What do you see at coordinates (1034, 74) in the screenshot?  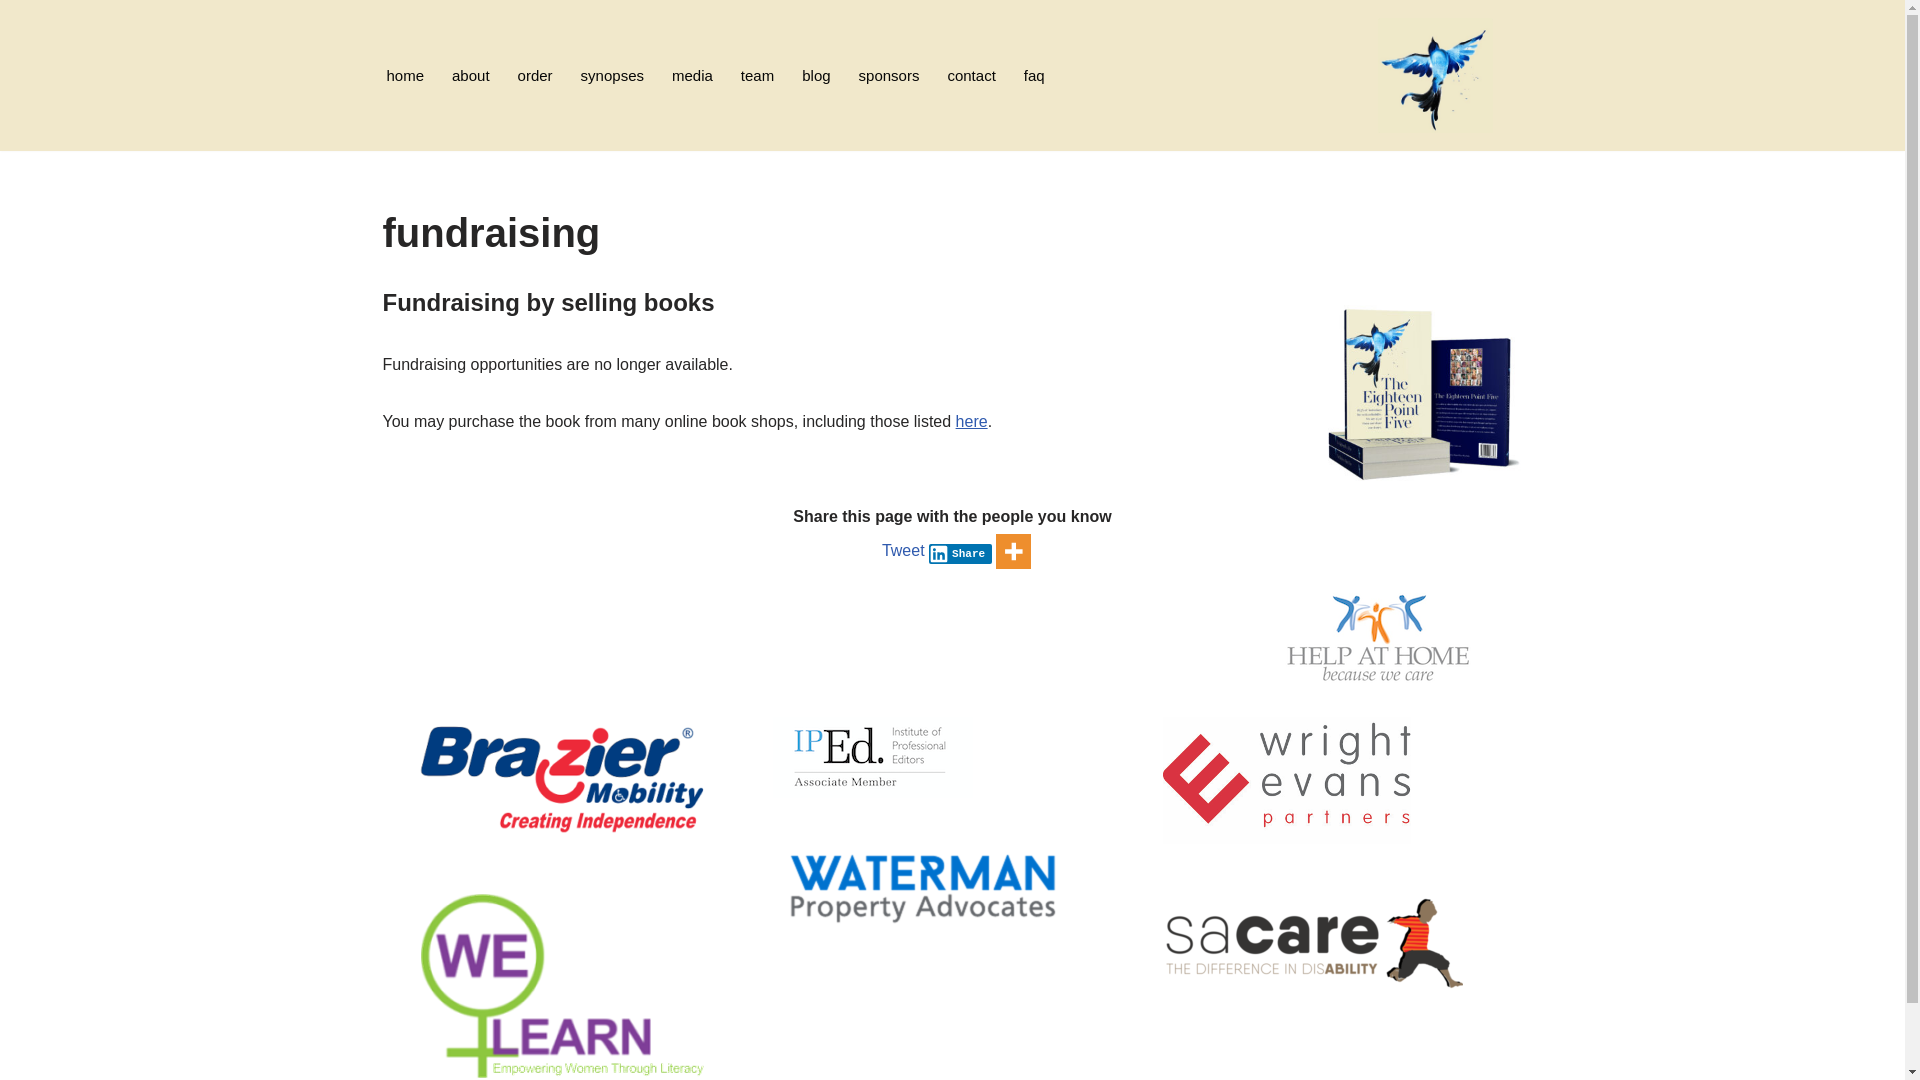 I see `'faq'` at bounding box center [1034, 74].